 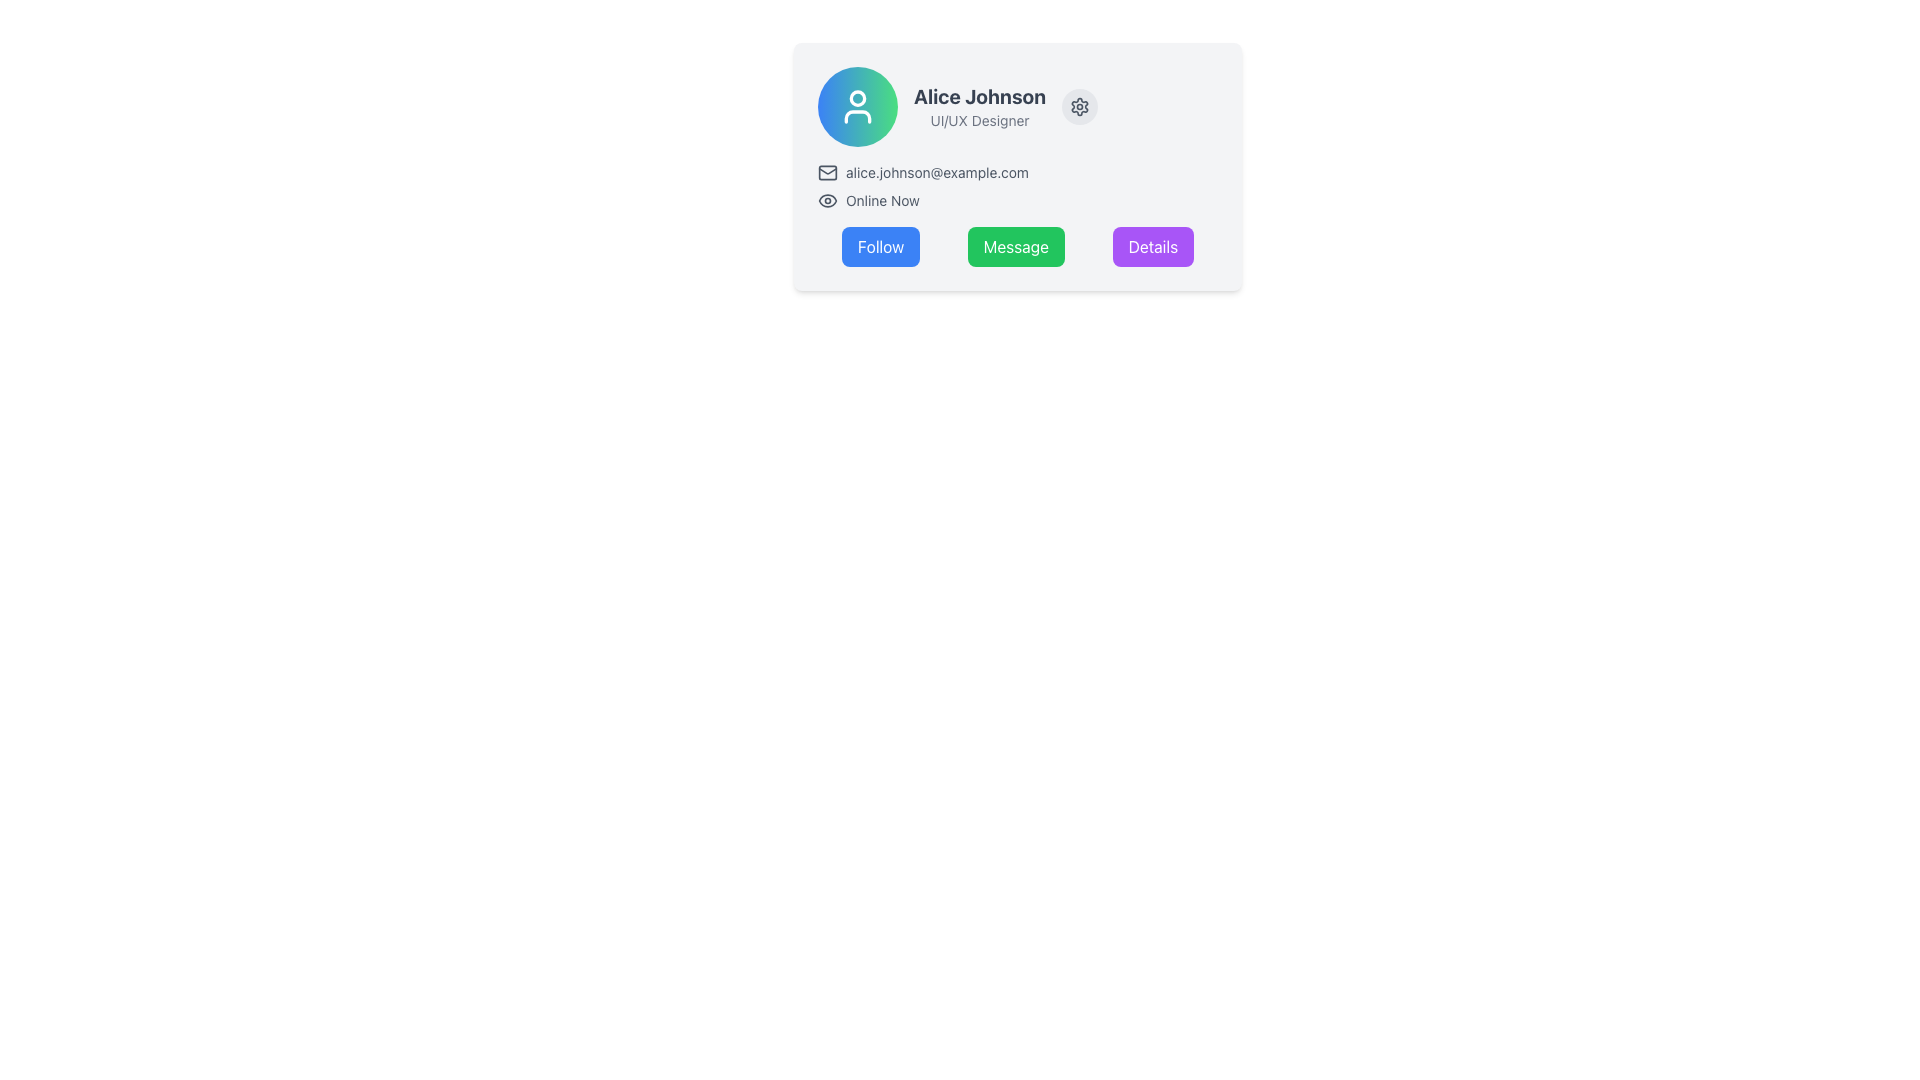 What do you see at coordinates (979, 107) in the screenshot?
I see `the text display element with bold text 'Alice Johnson' in the user profile card layout` at bounding box center [979, 107].